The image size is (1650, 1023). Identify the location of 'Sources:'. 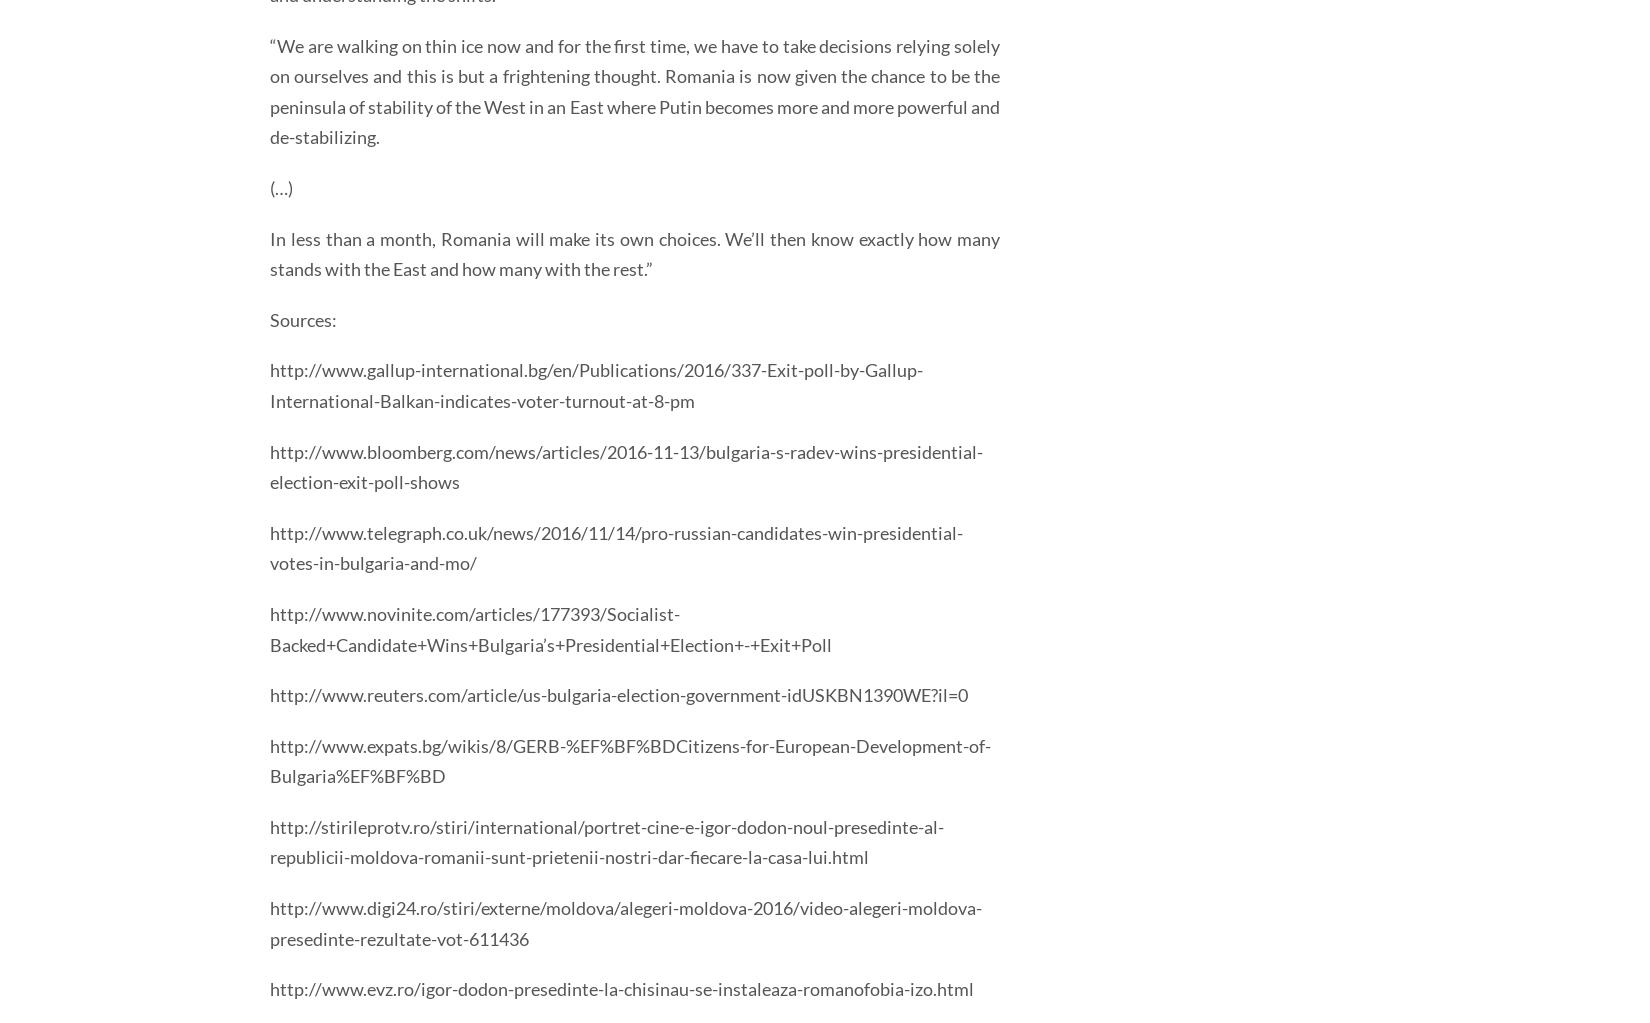
(303, 318).